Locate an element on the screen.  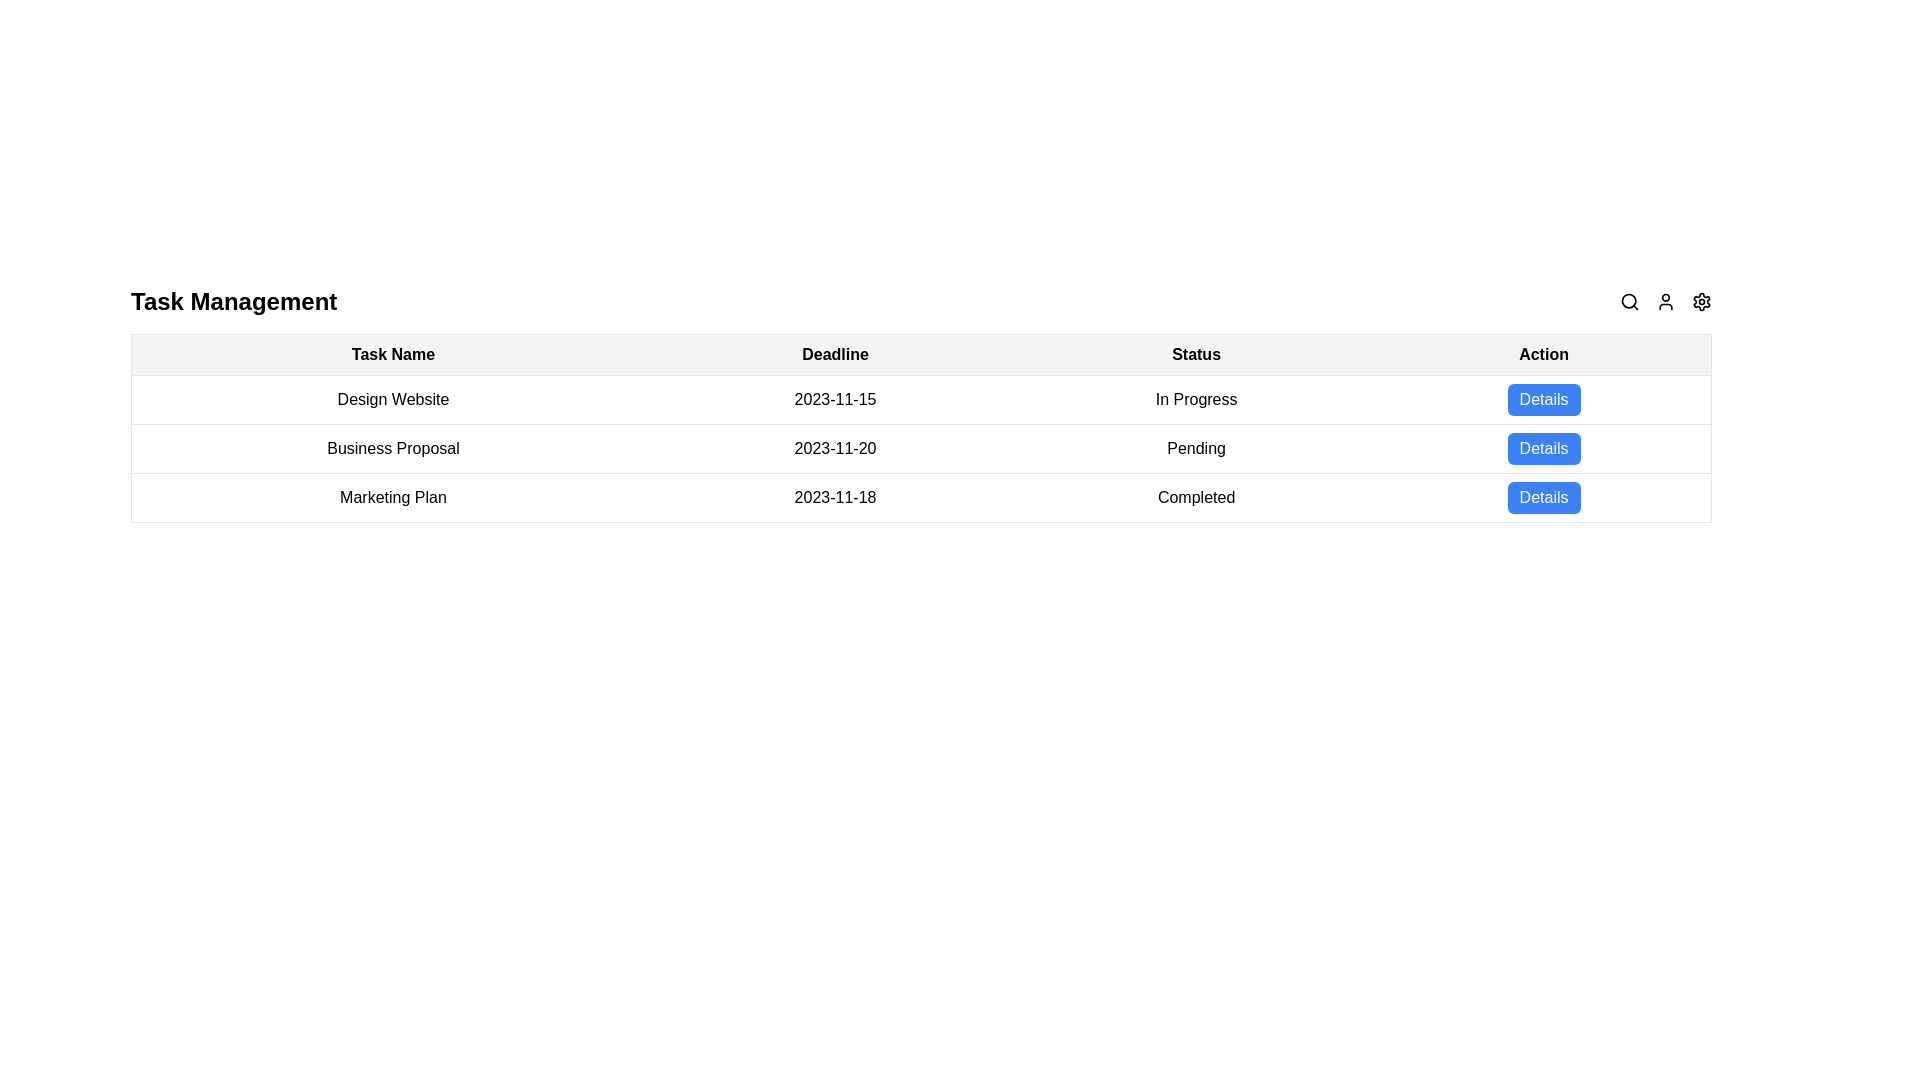
the Text label that displays the status of a task as 'Completed', located in the third row of the table under the 'Status' column, horizontally aligned with '2023-11-18' and 'Details' is located at coordinates (1196, 496).